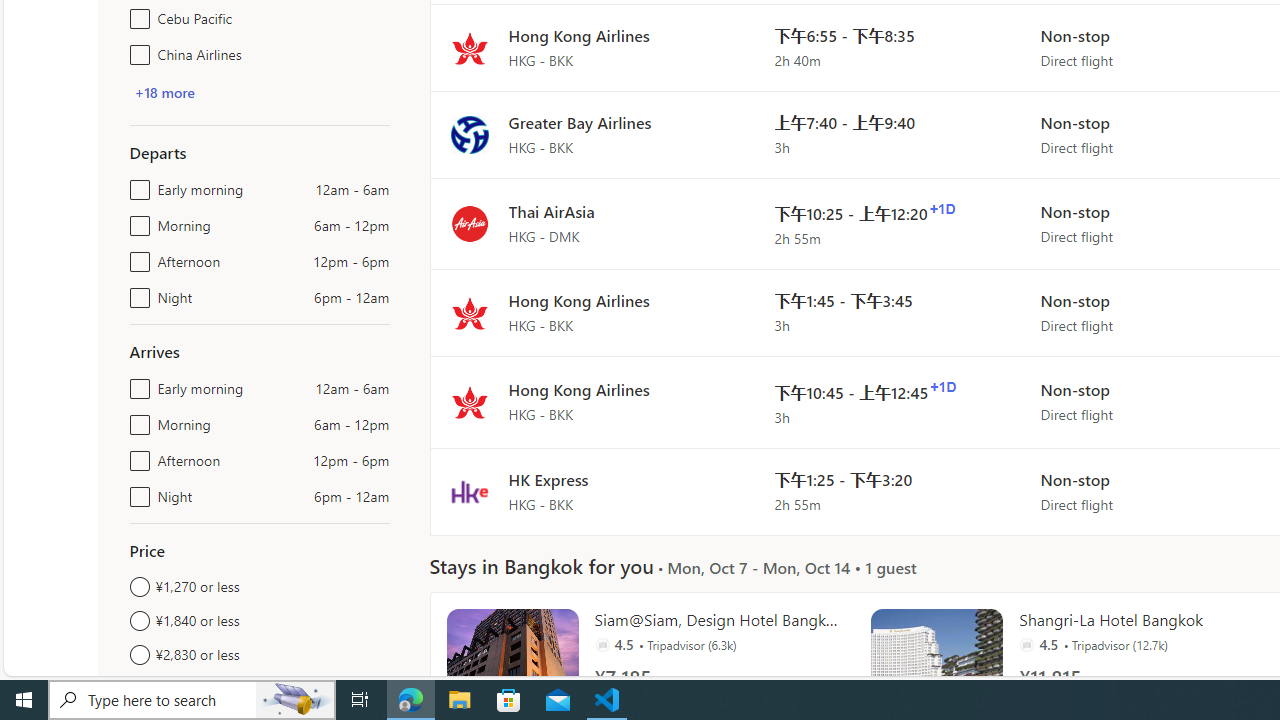  What do you see at coordinates (468, 491) in the screenshot?
I see `'Flight logo'` at bounding box center [468, 491].